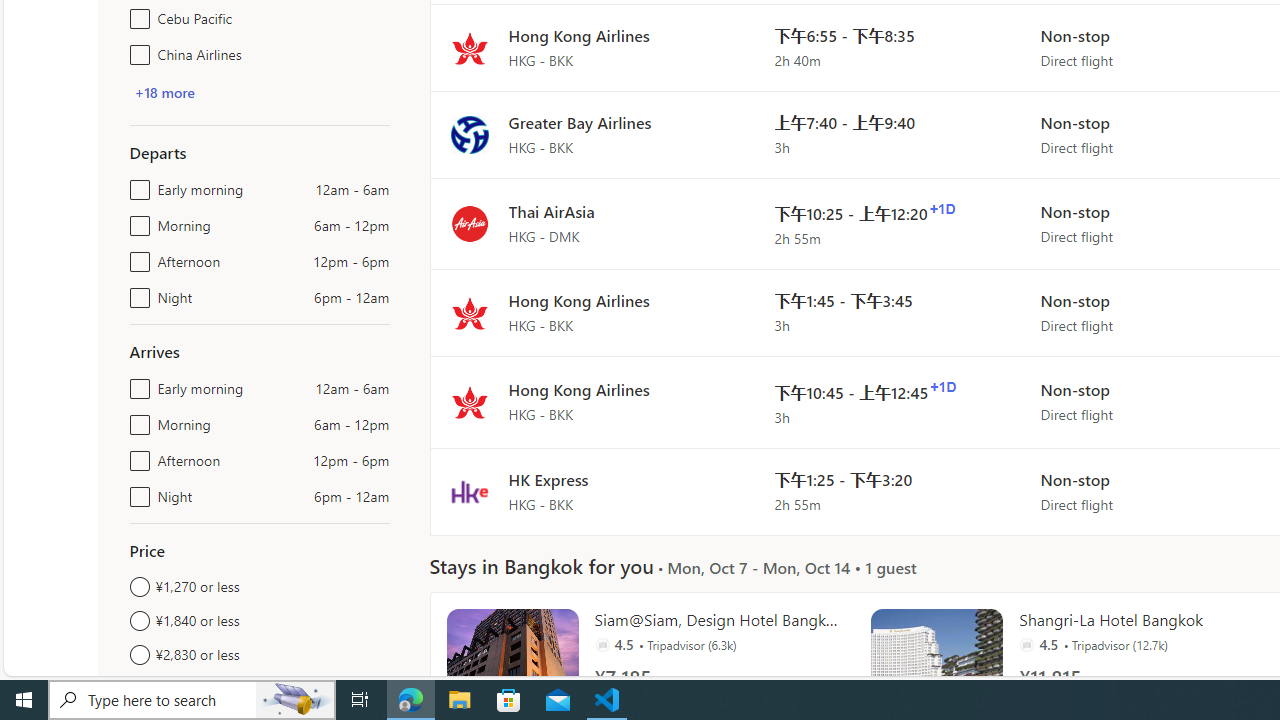  What do you see at coordinates (468, 491) in the screenshot?
I see `'Flight logo'` at bounding box center [468, 491].